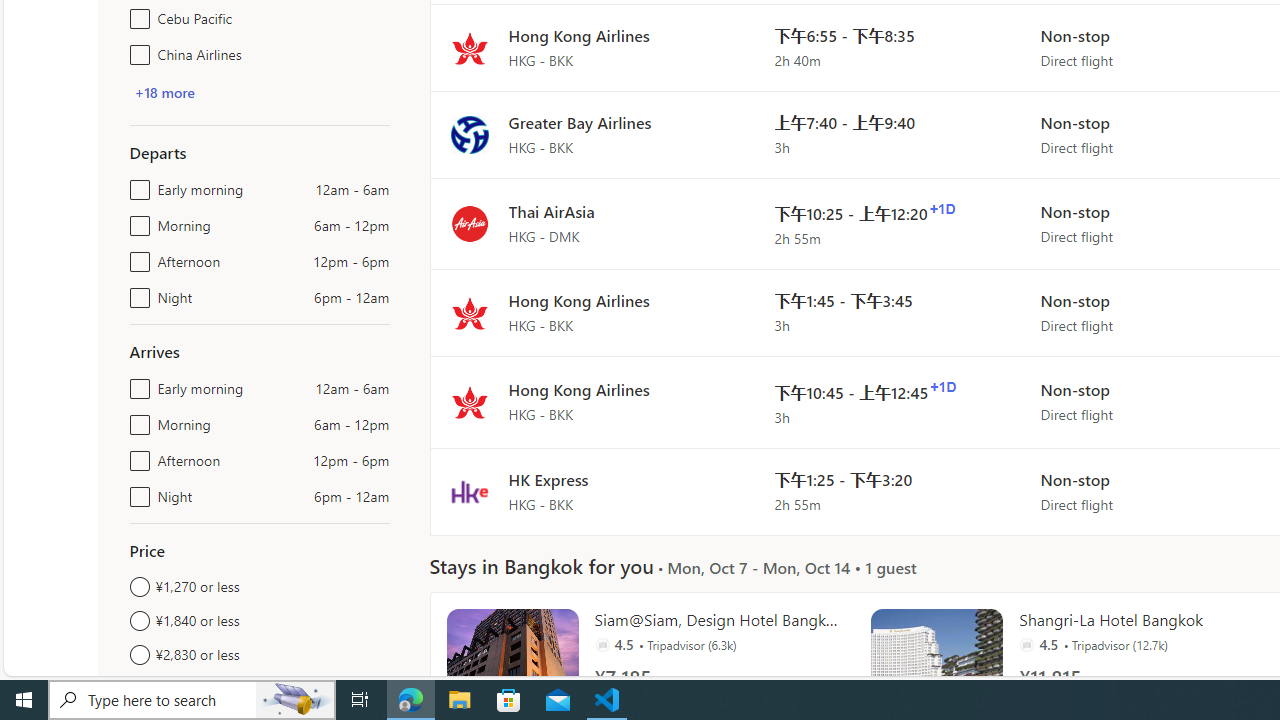  What do you see at coordinates (468, 491) in the screenshot?
I see `'Flight logo'` at bounding box center [468, 491].